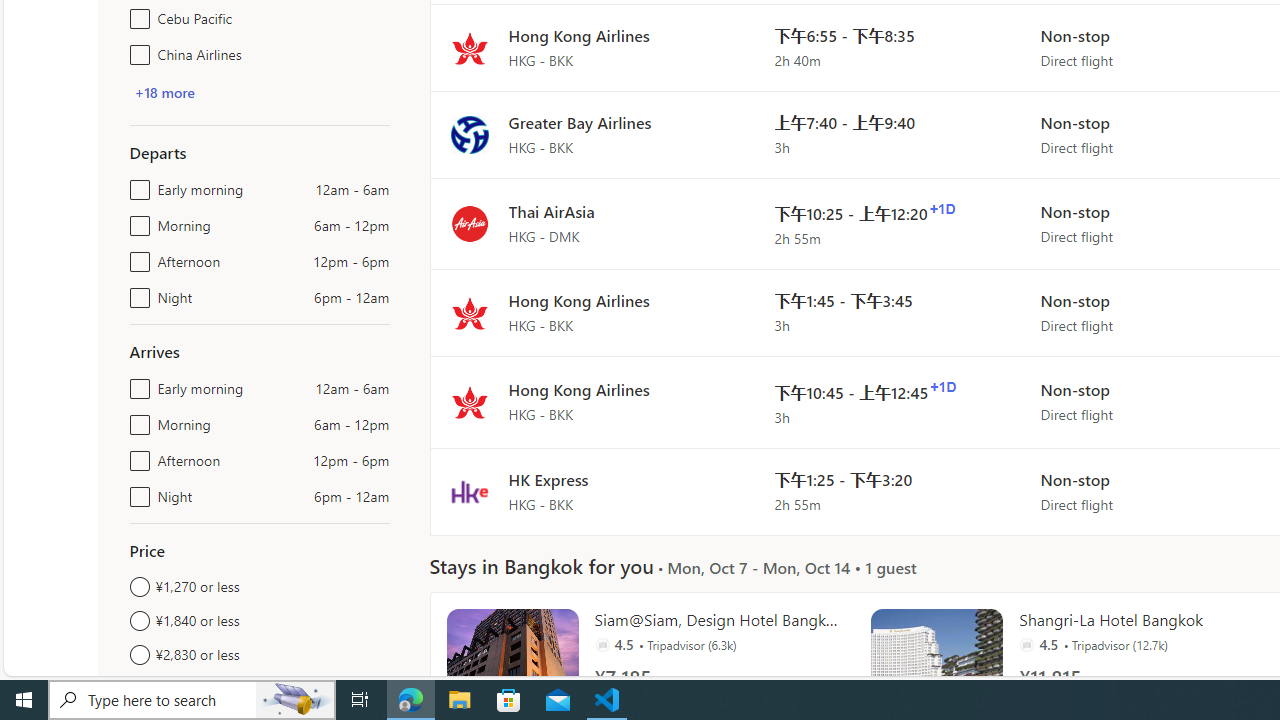  What do you see at coordinates (468, 491) in the screenshot?
I see `'Flight logo'` at bounding box center [468, 491].